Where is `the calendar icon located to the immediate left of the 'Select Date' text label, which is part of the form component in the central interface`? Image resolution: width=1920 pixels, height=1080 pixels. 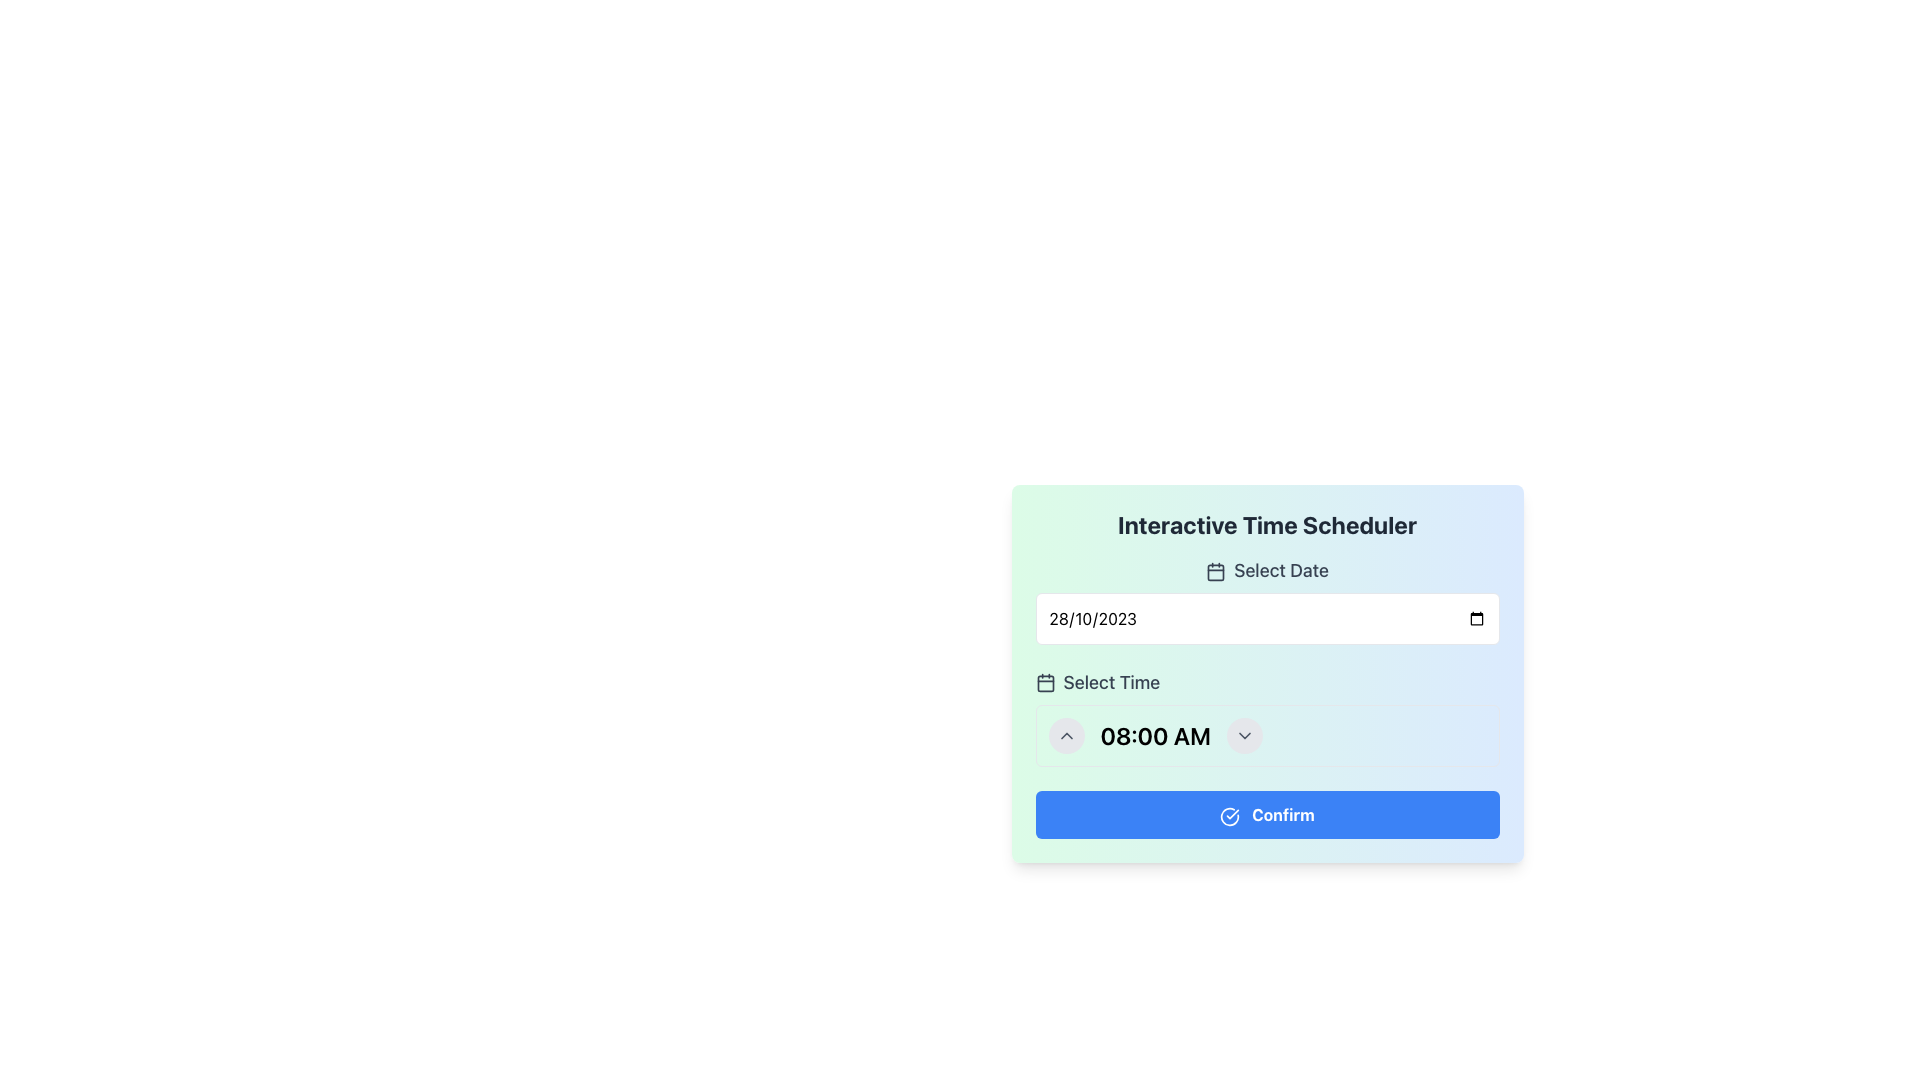
the calendar icon located to the immediate left of the 'Select Date' text label, which is part of the form component in the central interface is located at coordinates (1215, 572).